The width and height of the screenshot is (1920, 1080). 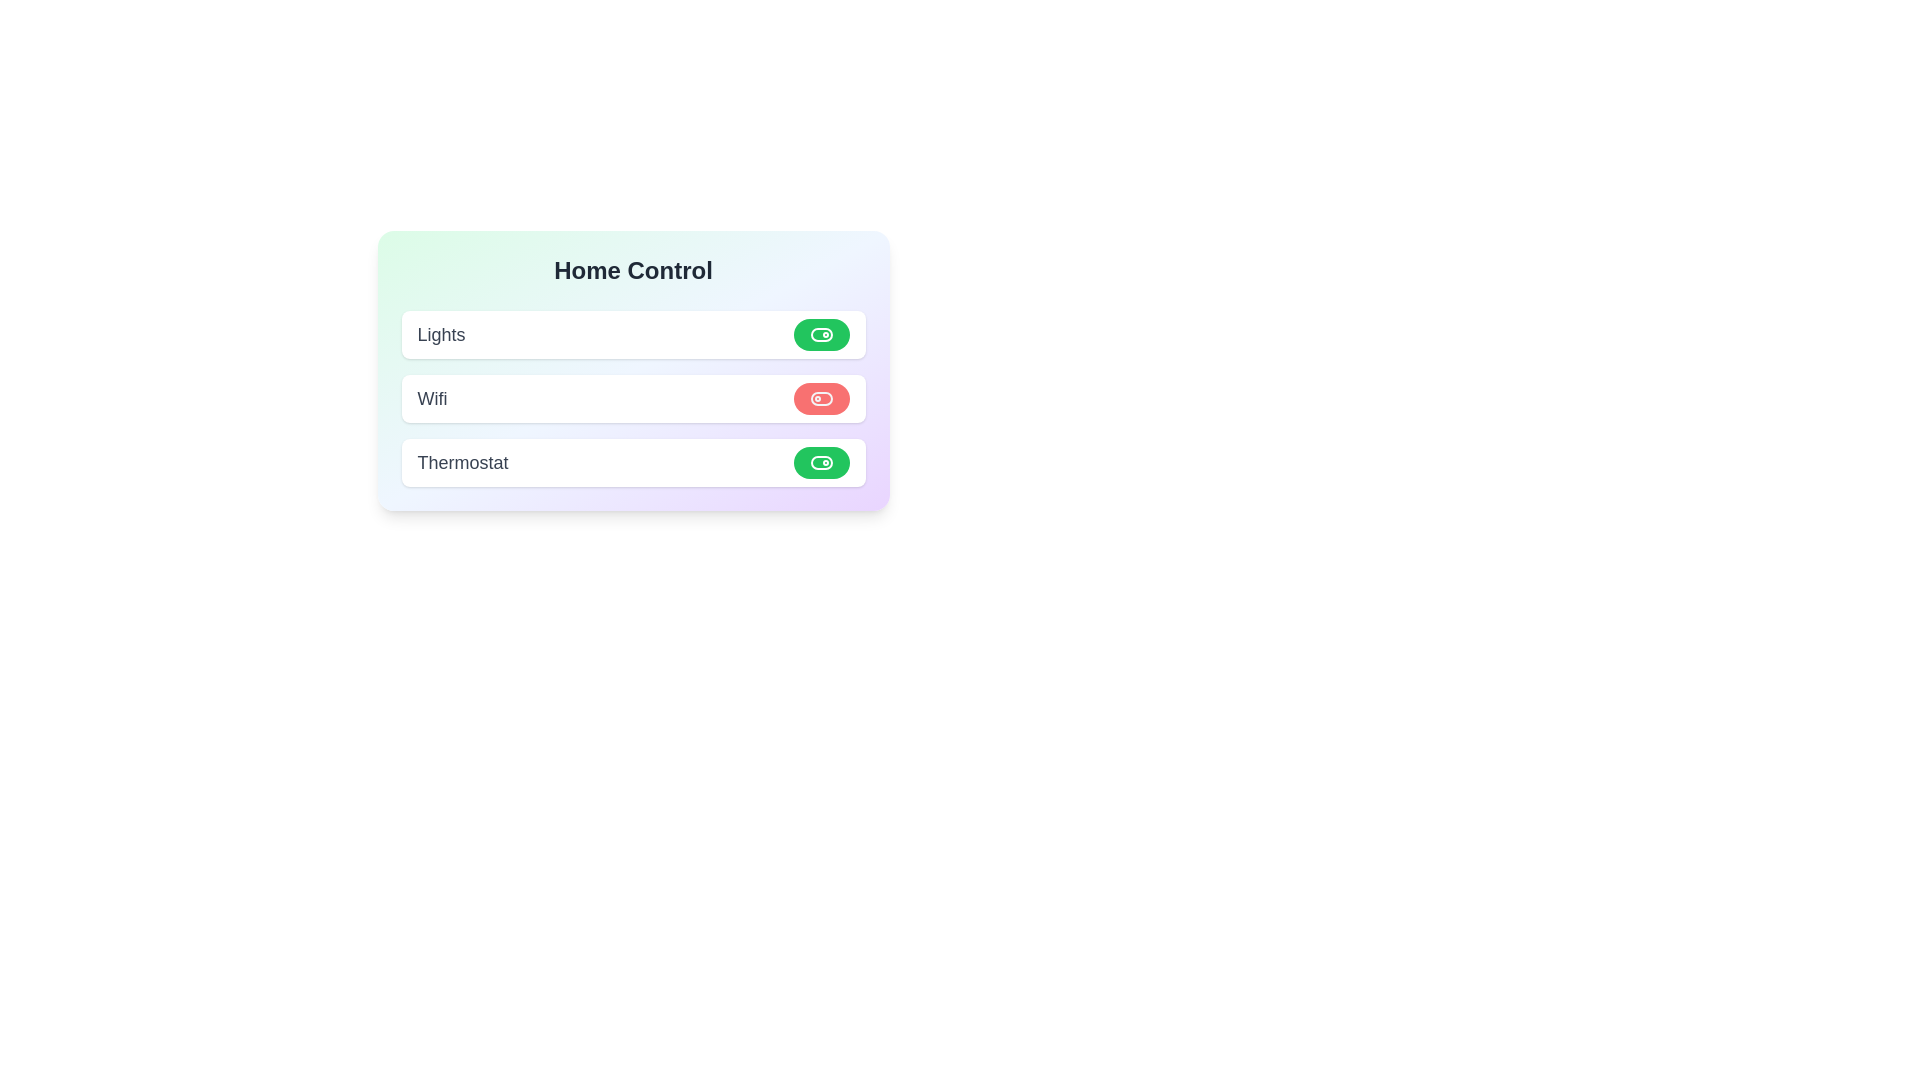 I want to click on the rounded rectangle toggle switch with a green background for the 'Thermostat' option, so click(x=821, y=462).